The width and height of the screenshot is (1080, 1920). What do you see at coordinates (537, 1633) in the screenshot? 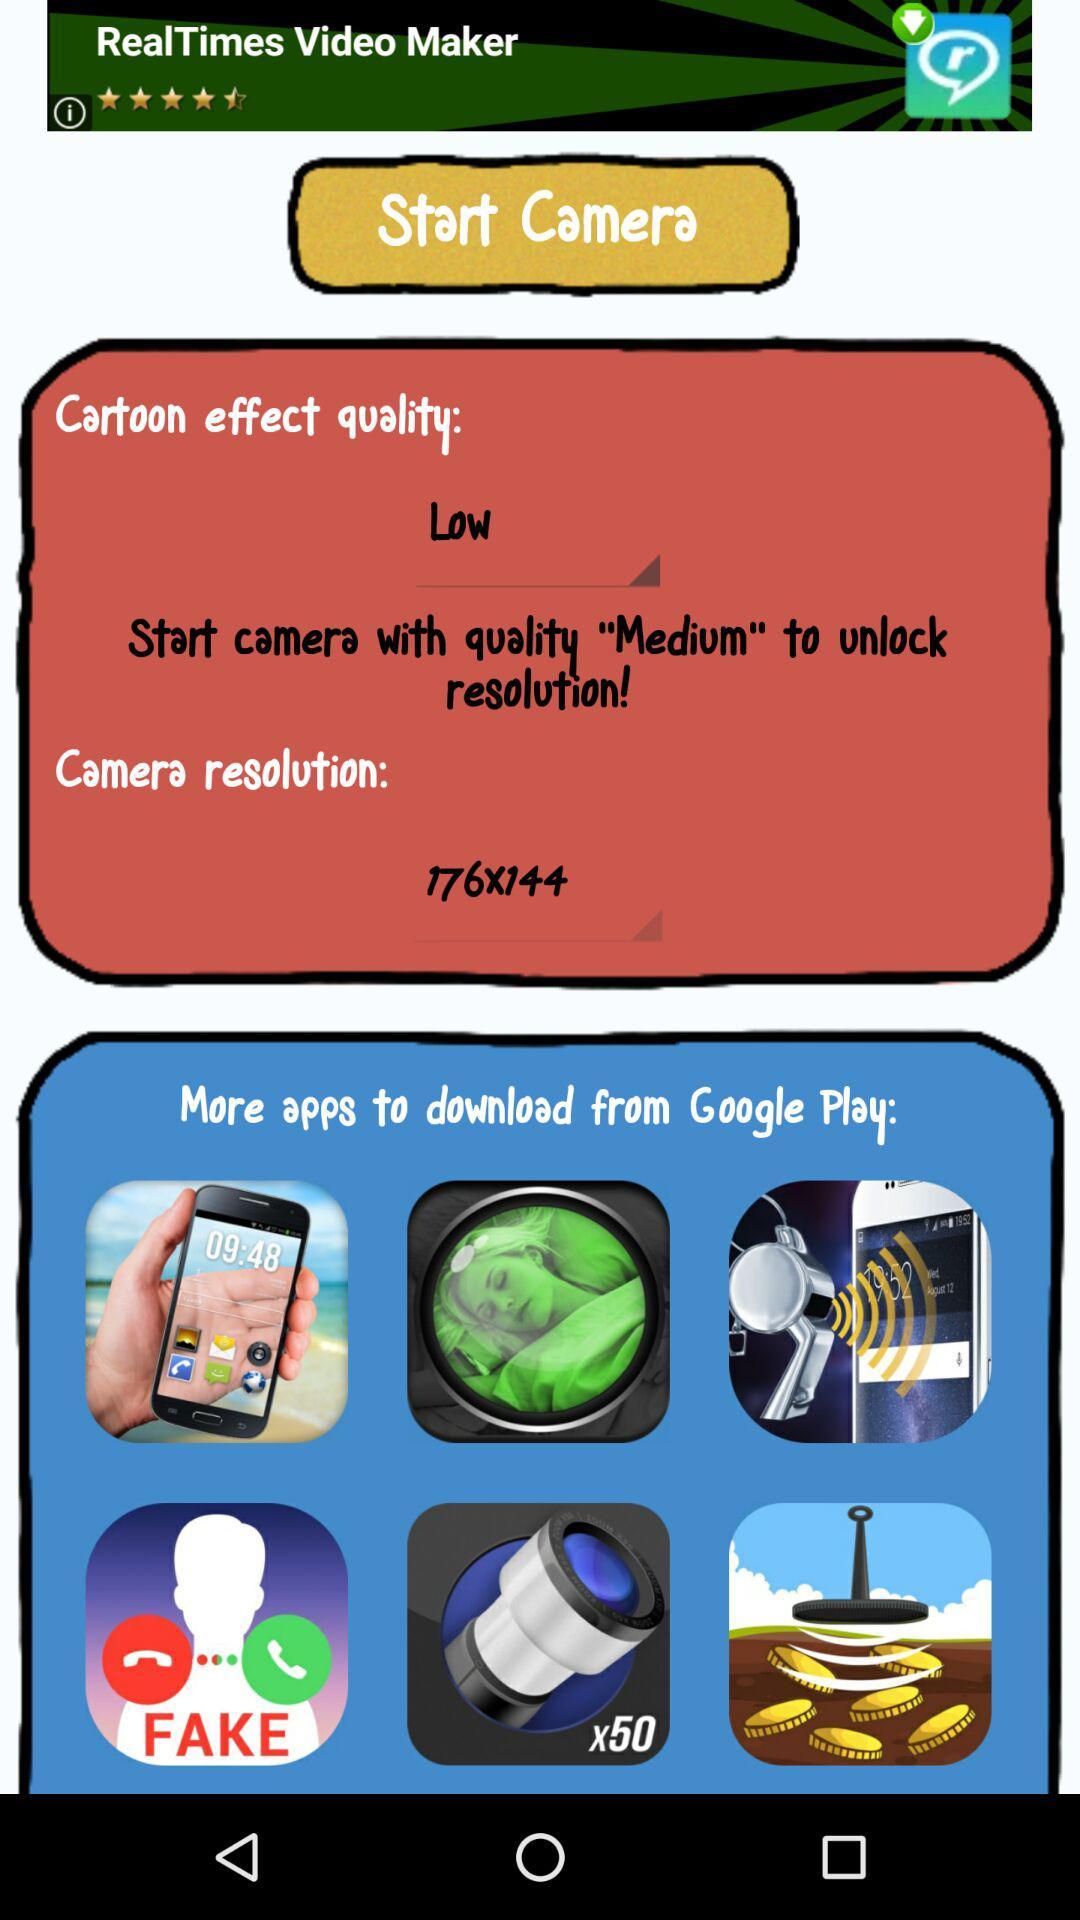
I see `choose option` at bounding box center [537, 1633].